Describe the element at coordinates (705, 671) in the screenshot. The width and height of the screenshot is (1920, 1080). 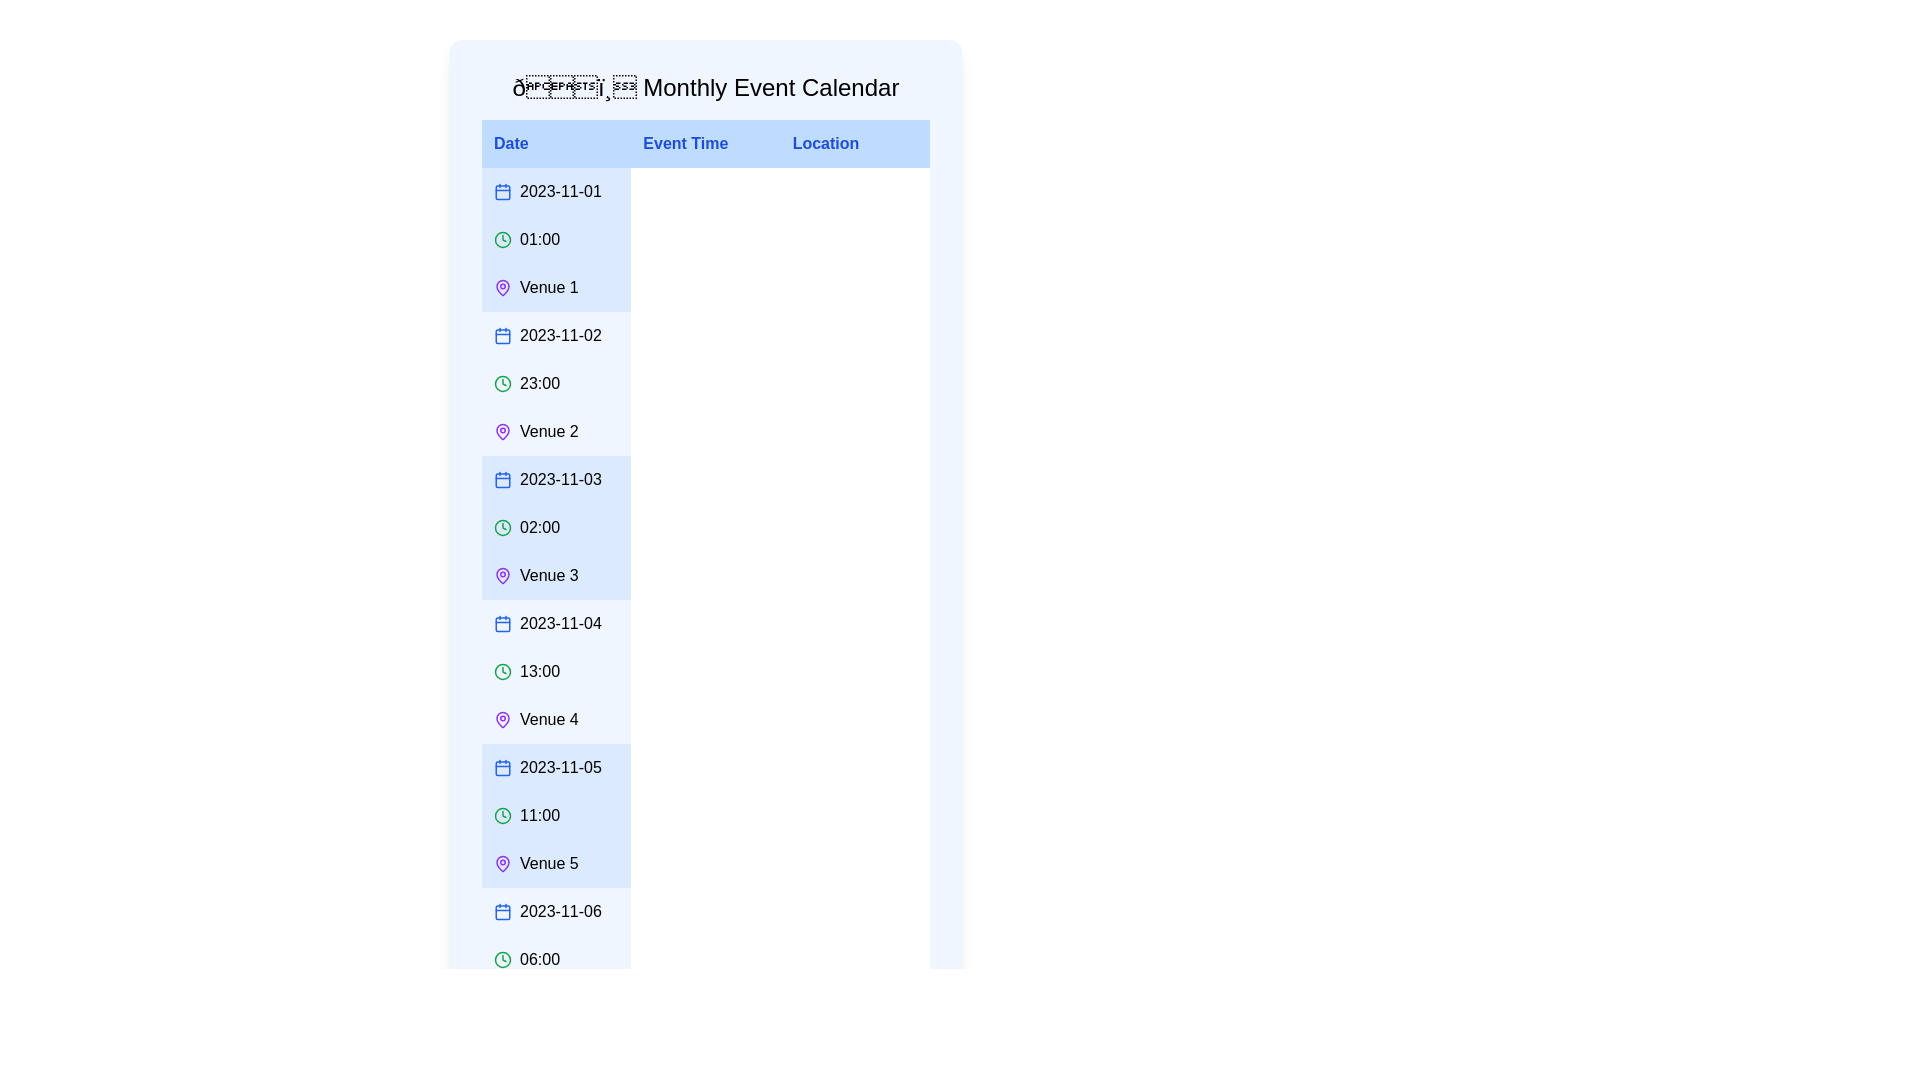
I see `the row corresponding to the event on 2023-11-04` at that location.